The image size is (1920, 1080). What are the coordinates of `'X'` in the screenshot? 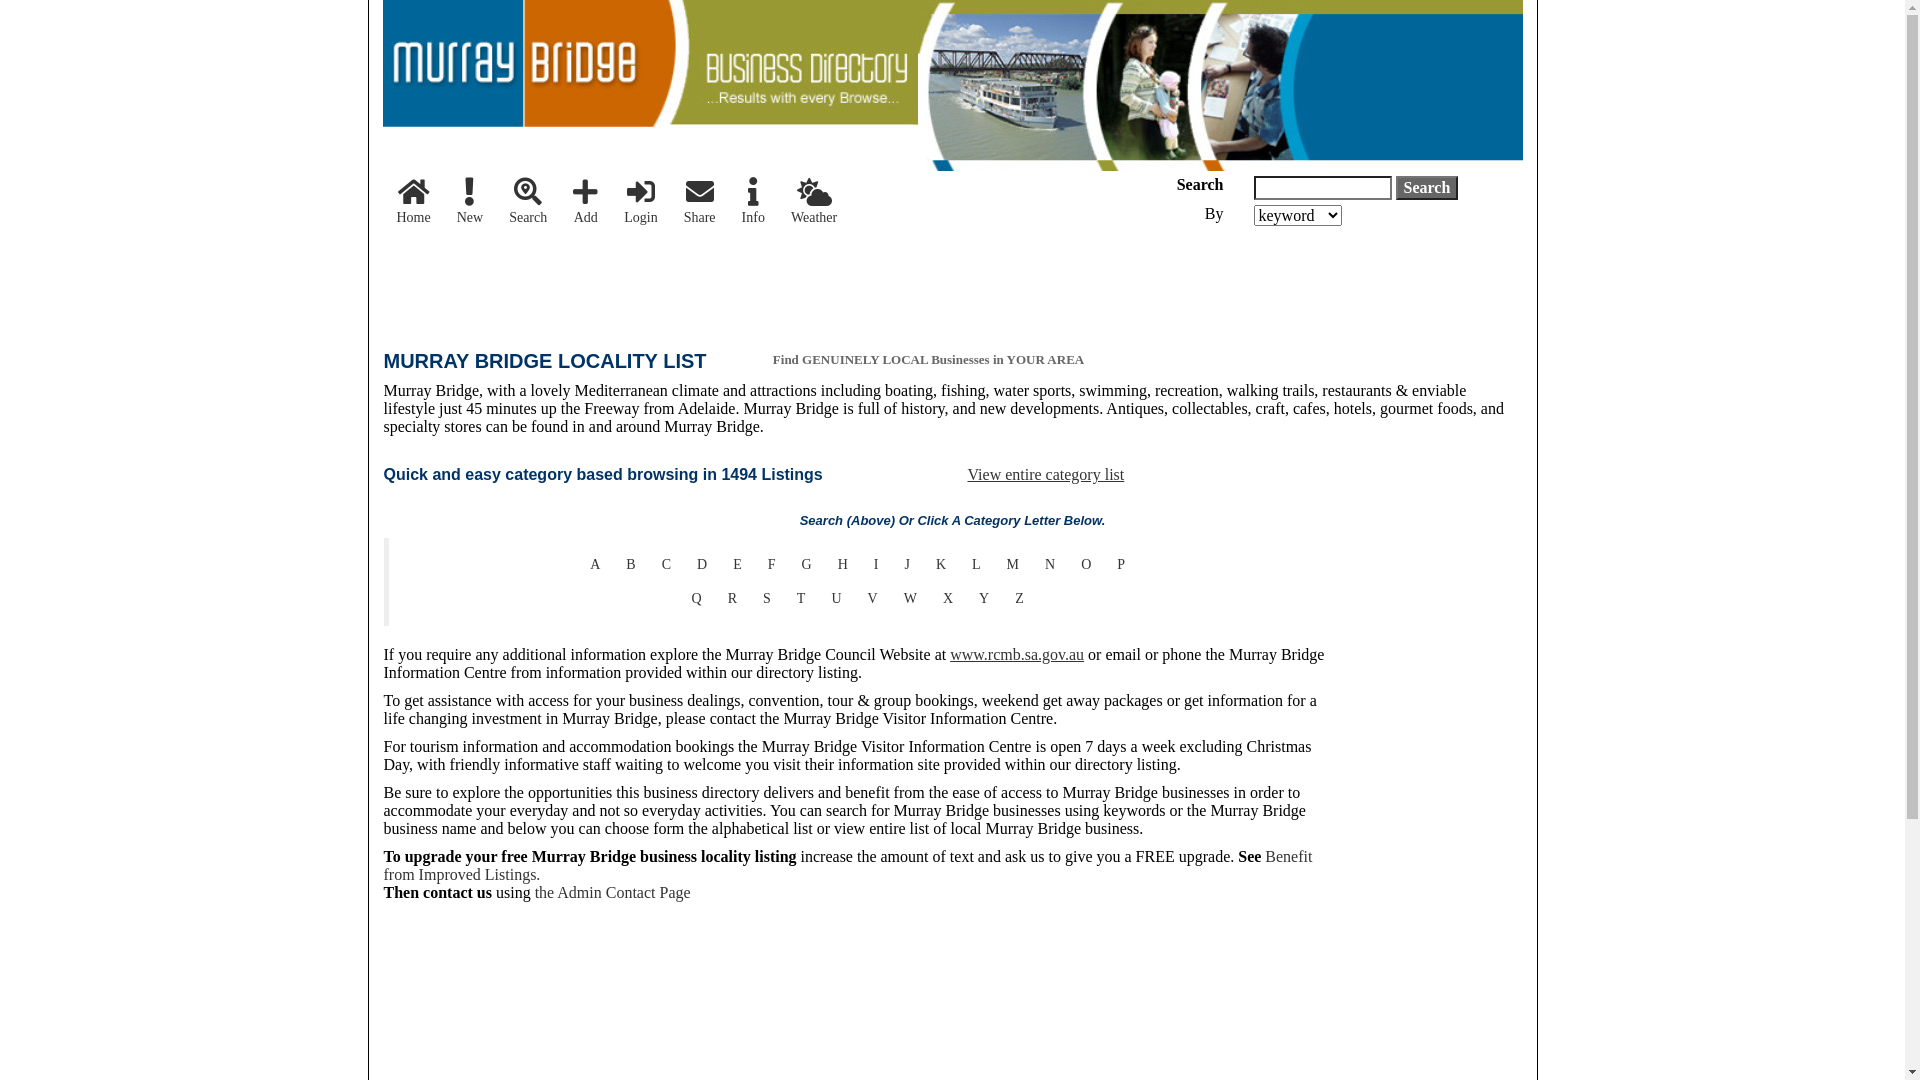 It's located at (947, 597).